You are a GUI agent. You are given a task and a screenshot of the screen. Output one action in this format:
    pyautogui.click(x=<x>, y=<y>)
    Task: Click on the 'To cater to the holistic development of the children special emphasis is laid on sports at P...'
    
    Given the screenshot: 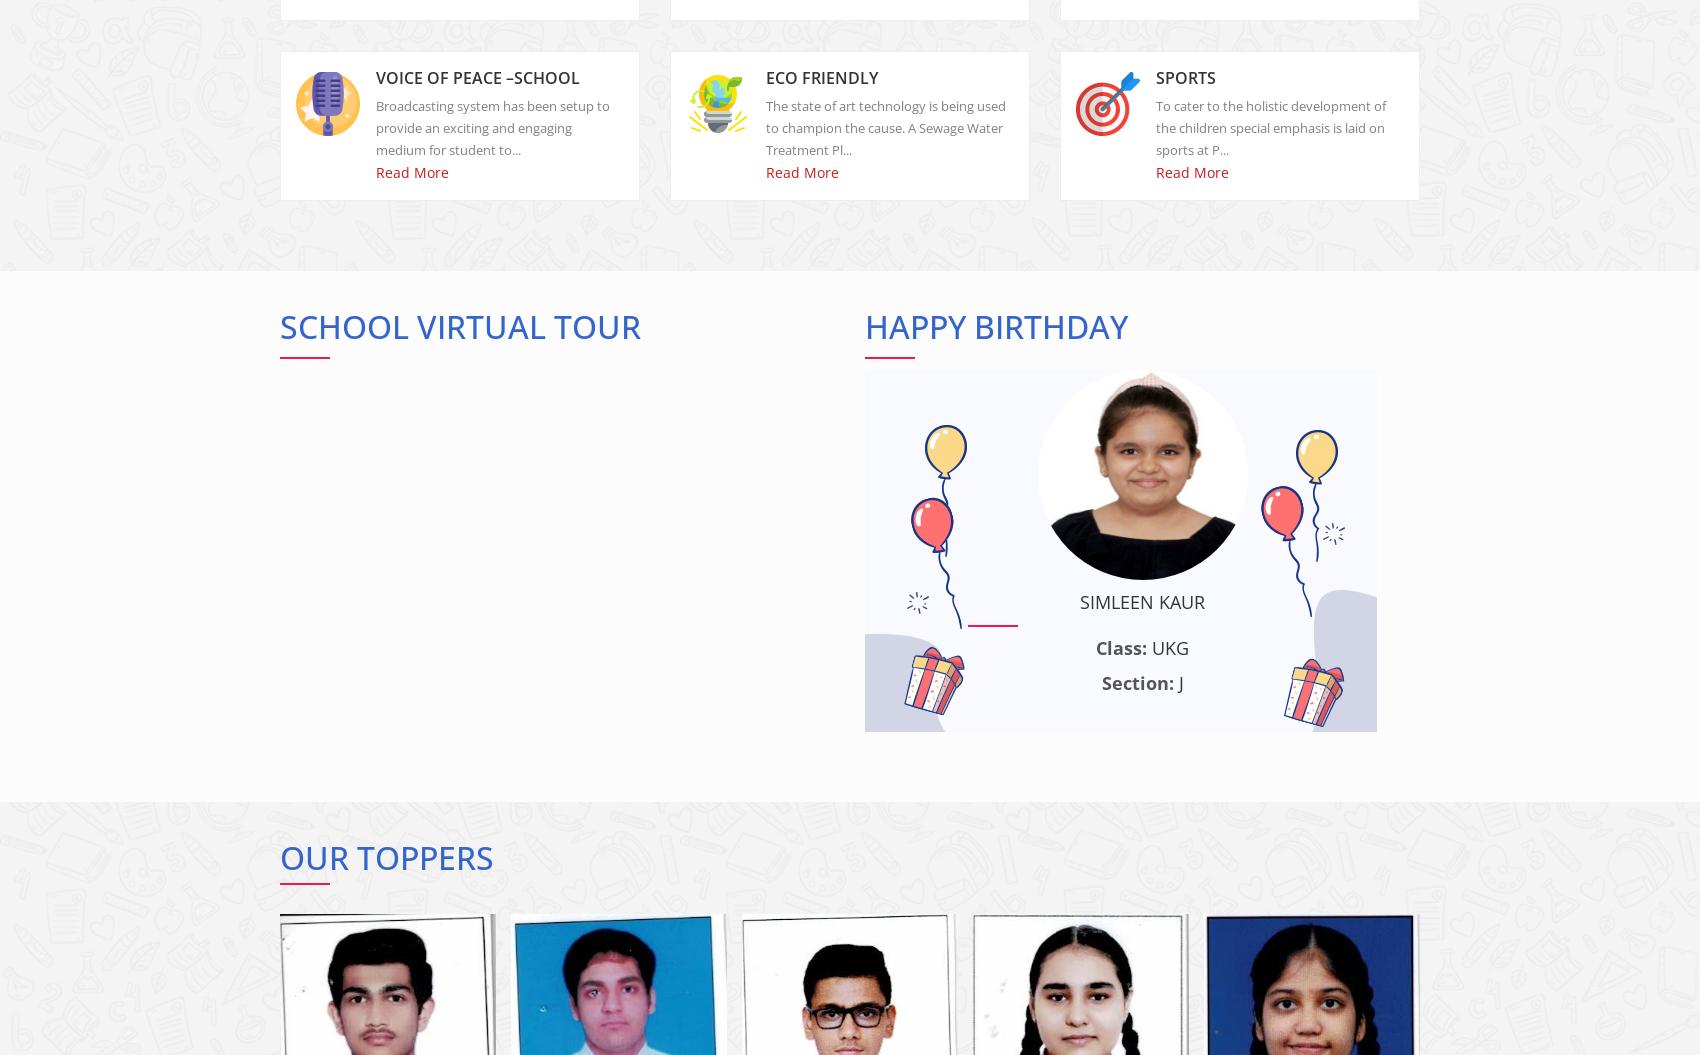 What is the action you would take?
    pyautogui.click(x=1269, y=144)
    